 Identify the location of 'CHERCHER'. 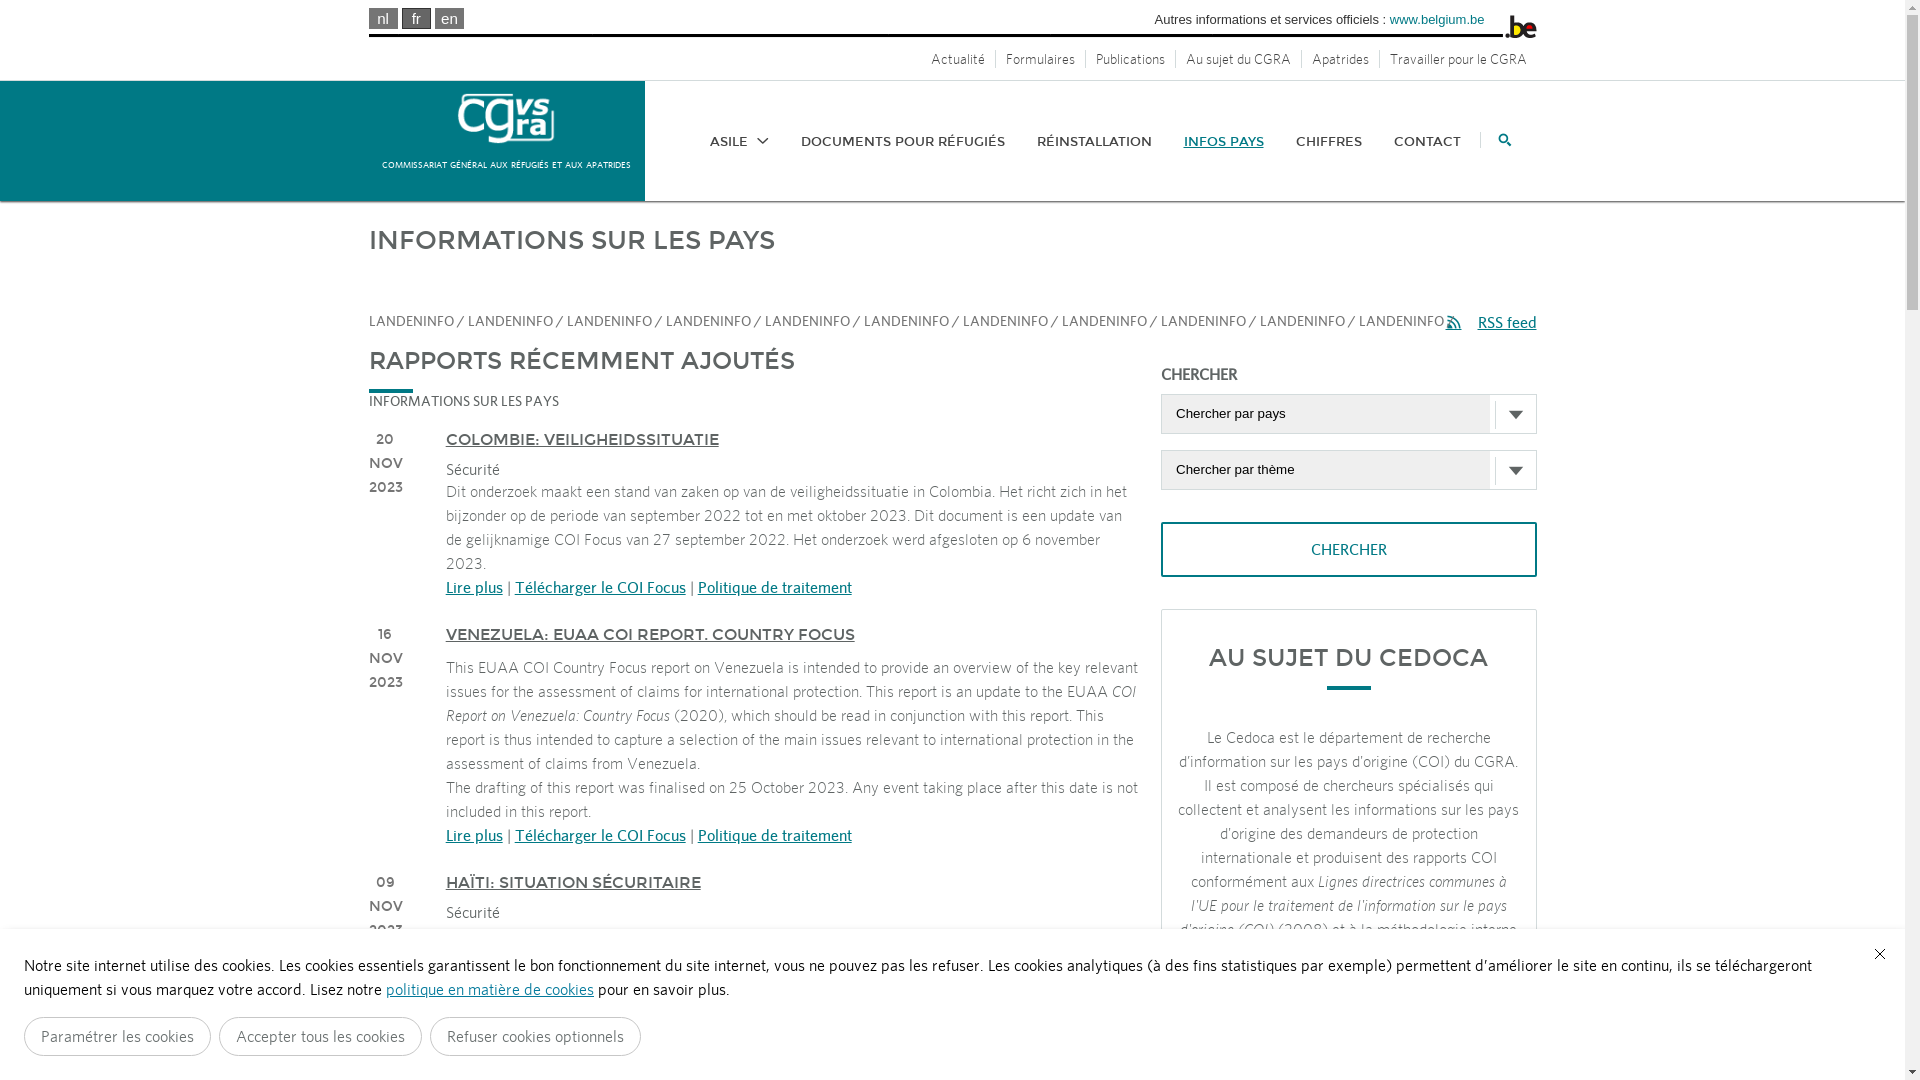
(1348, 549).